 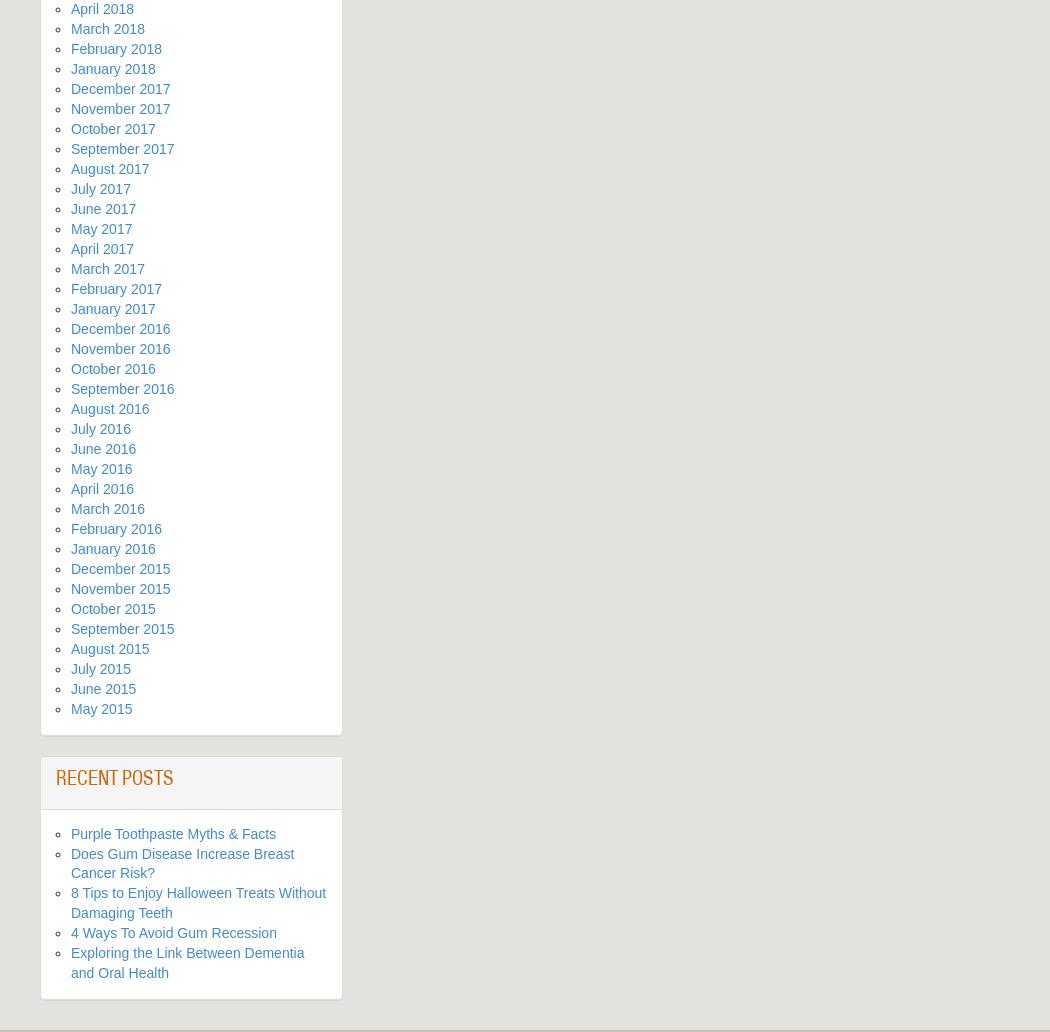 What do you see at coordinates (107, 28) in the screenshot?
I see `'March 2018'` at bounding box center [107, 28].